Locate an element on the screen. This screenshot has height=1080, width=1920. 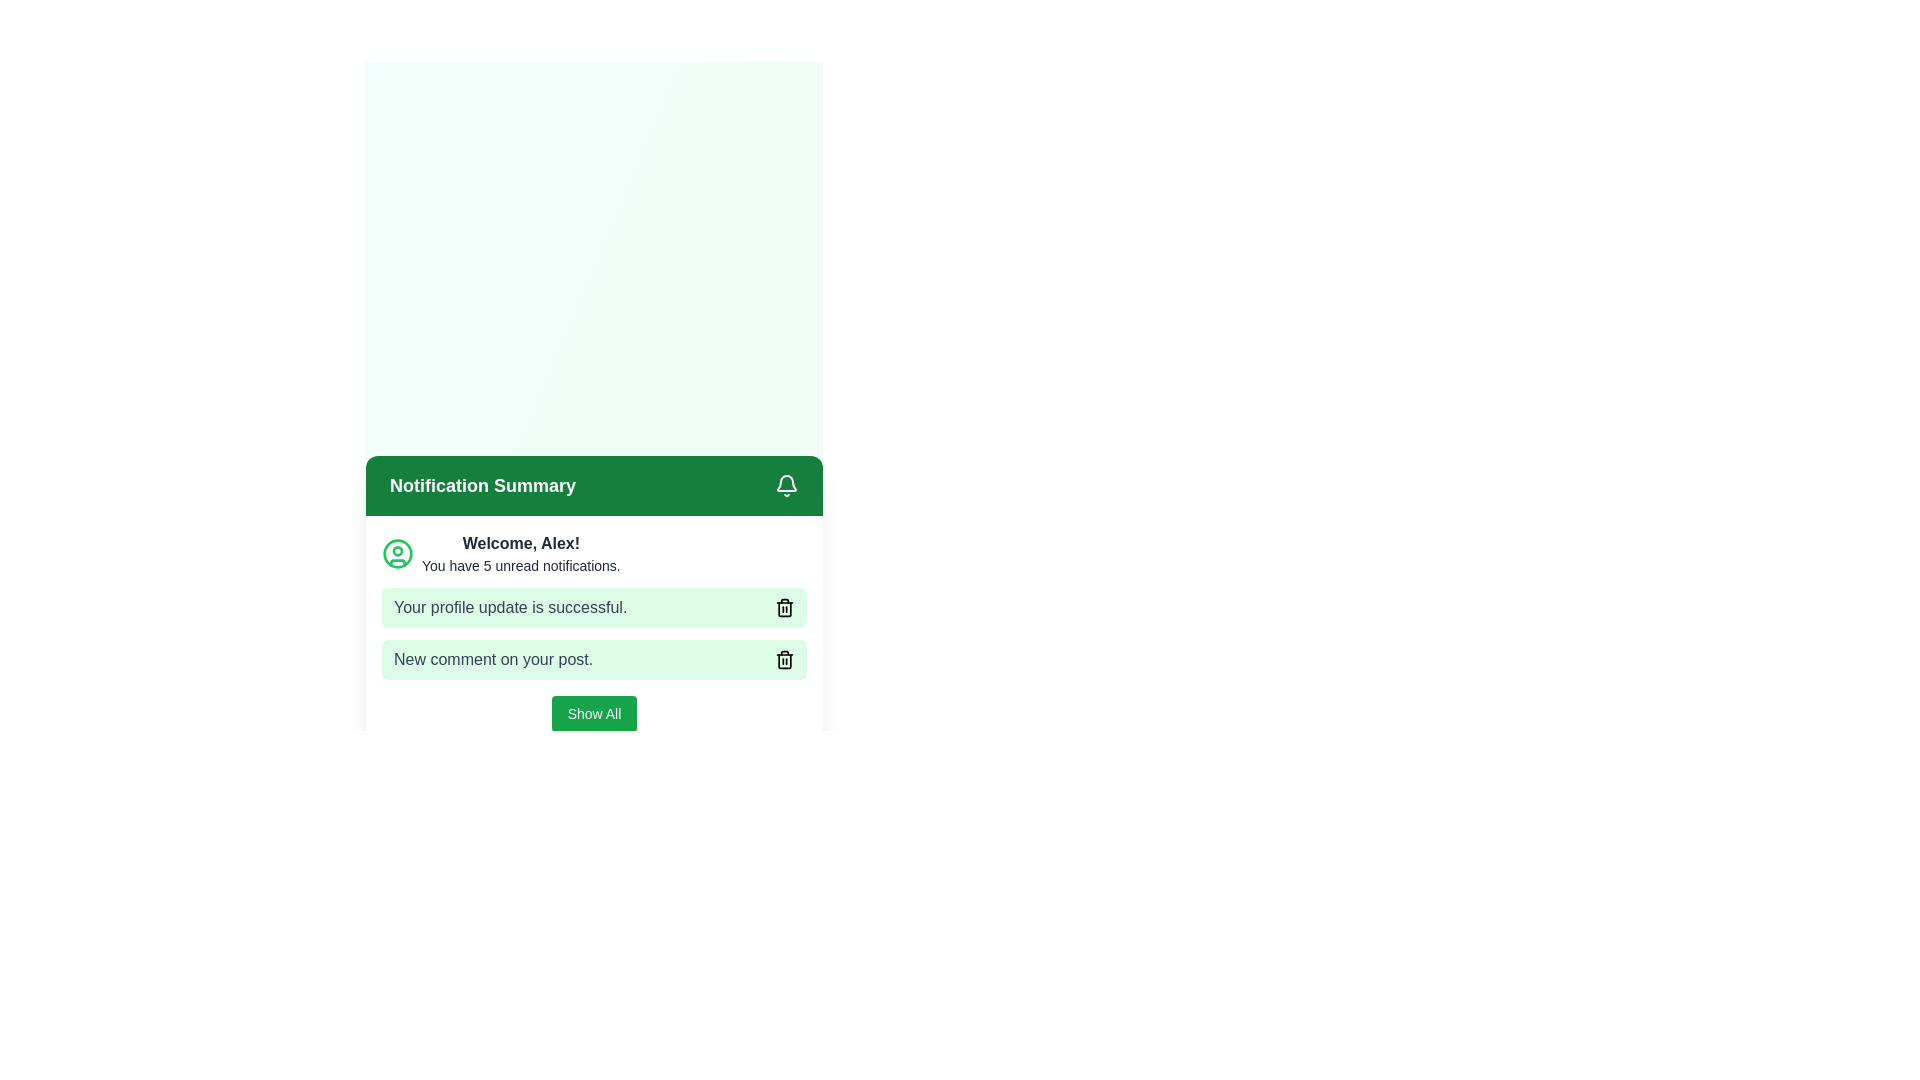
the informational display component that greets the user with the message 'Welcome, Alex! You have 5 unread notifications.' to trigger potential tooltips or effects is located at coordinates (593, 554).